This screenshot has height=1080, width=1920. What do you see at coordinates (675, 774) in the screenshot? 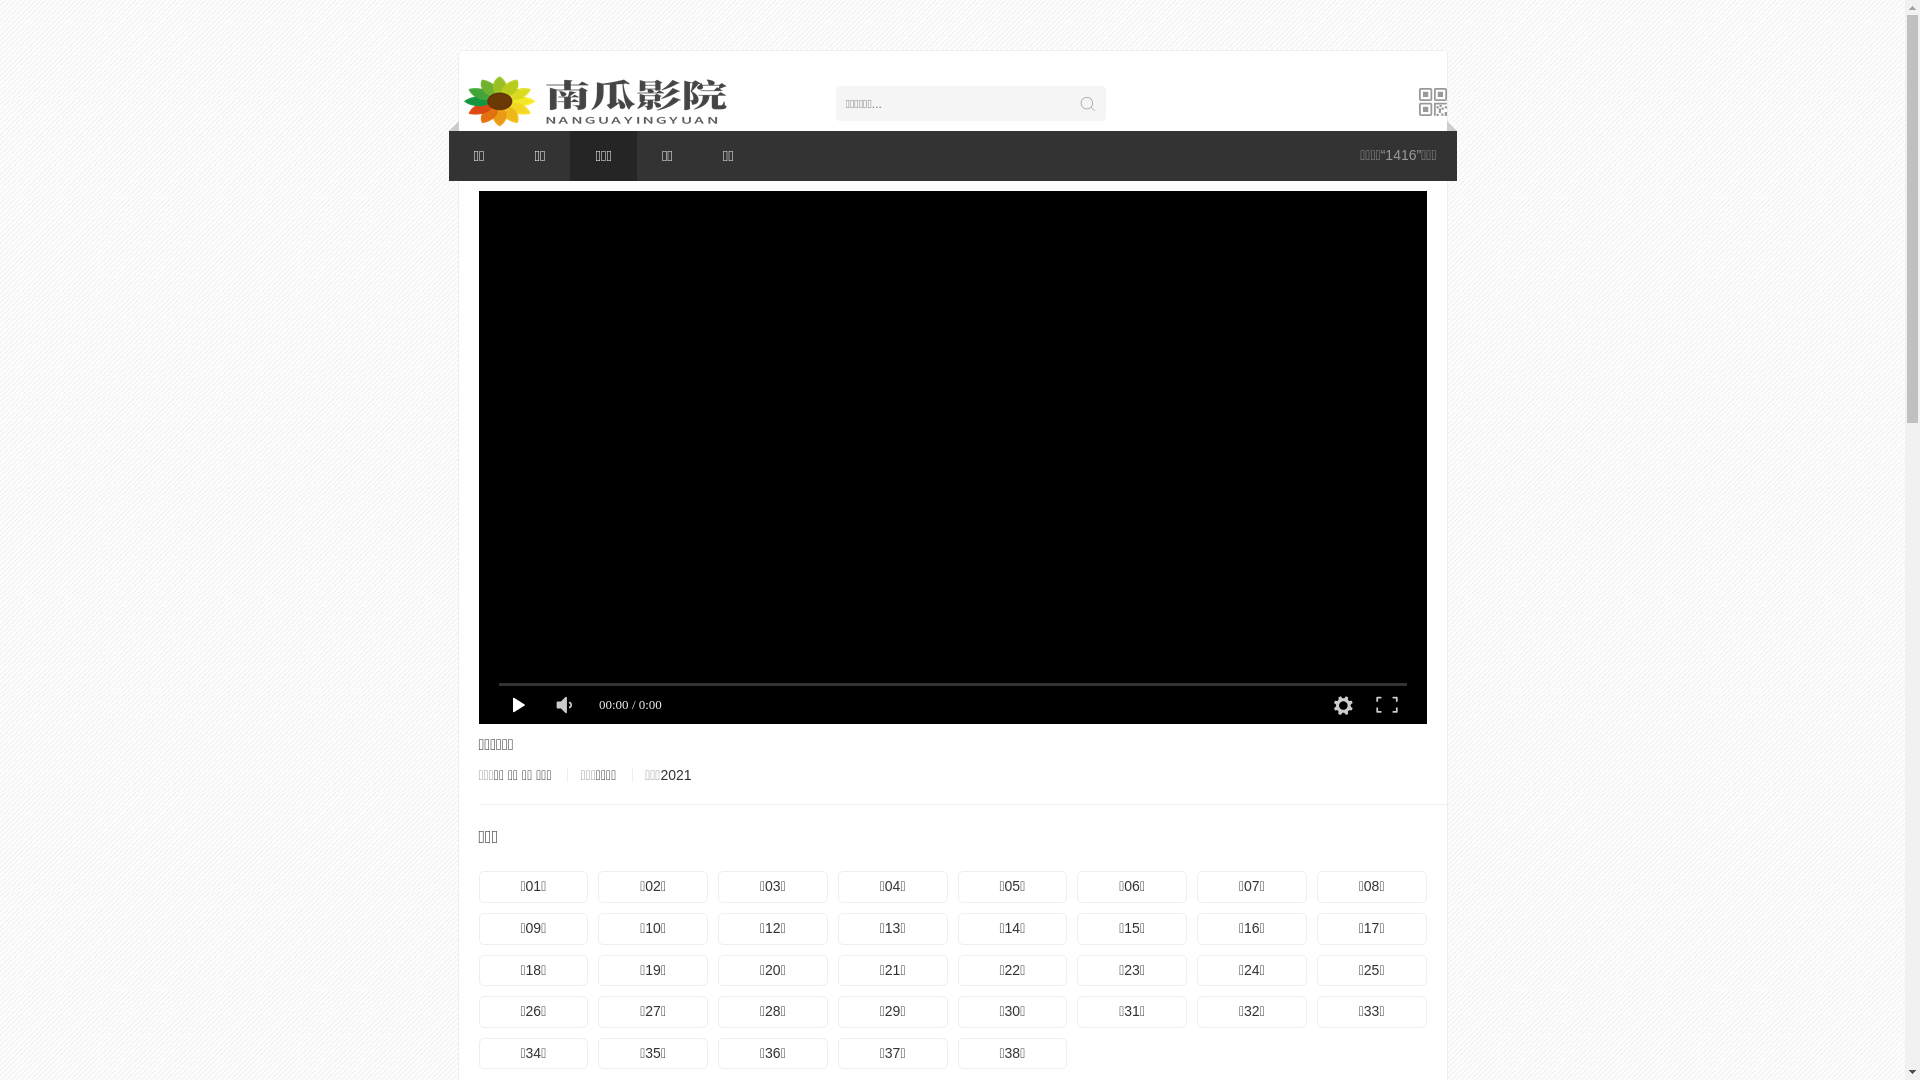
I see `'2021'` at bounding box center [675, 774].